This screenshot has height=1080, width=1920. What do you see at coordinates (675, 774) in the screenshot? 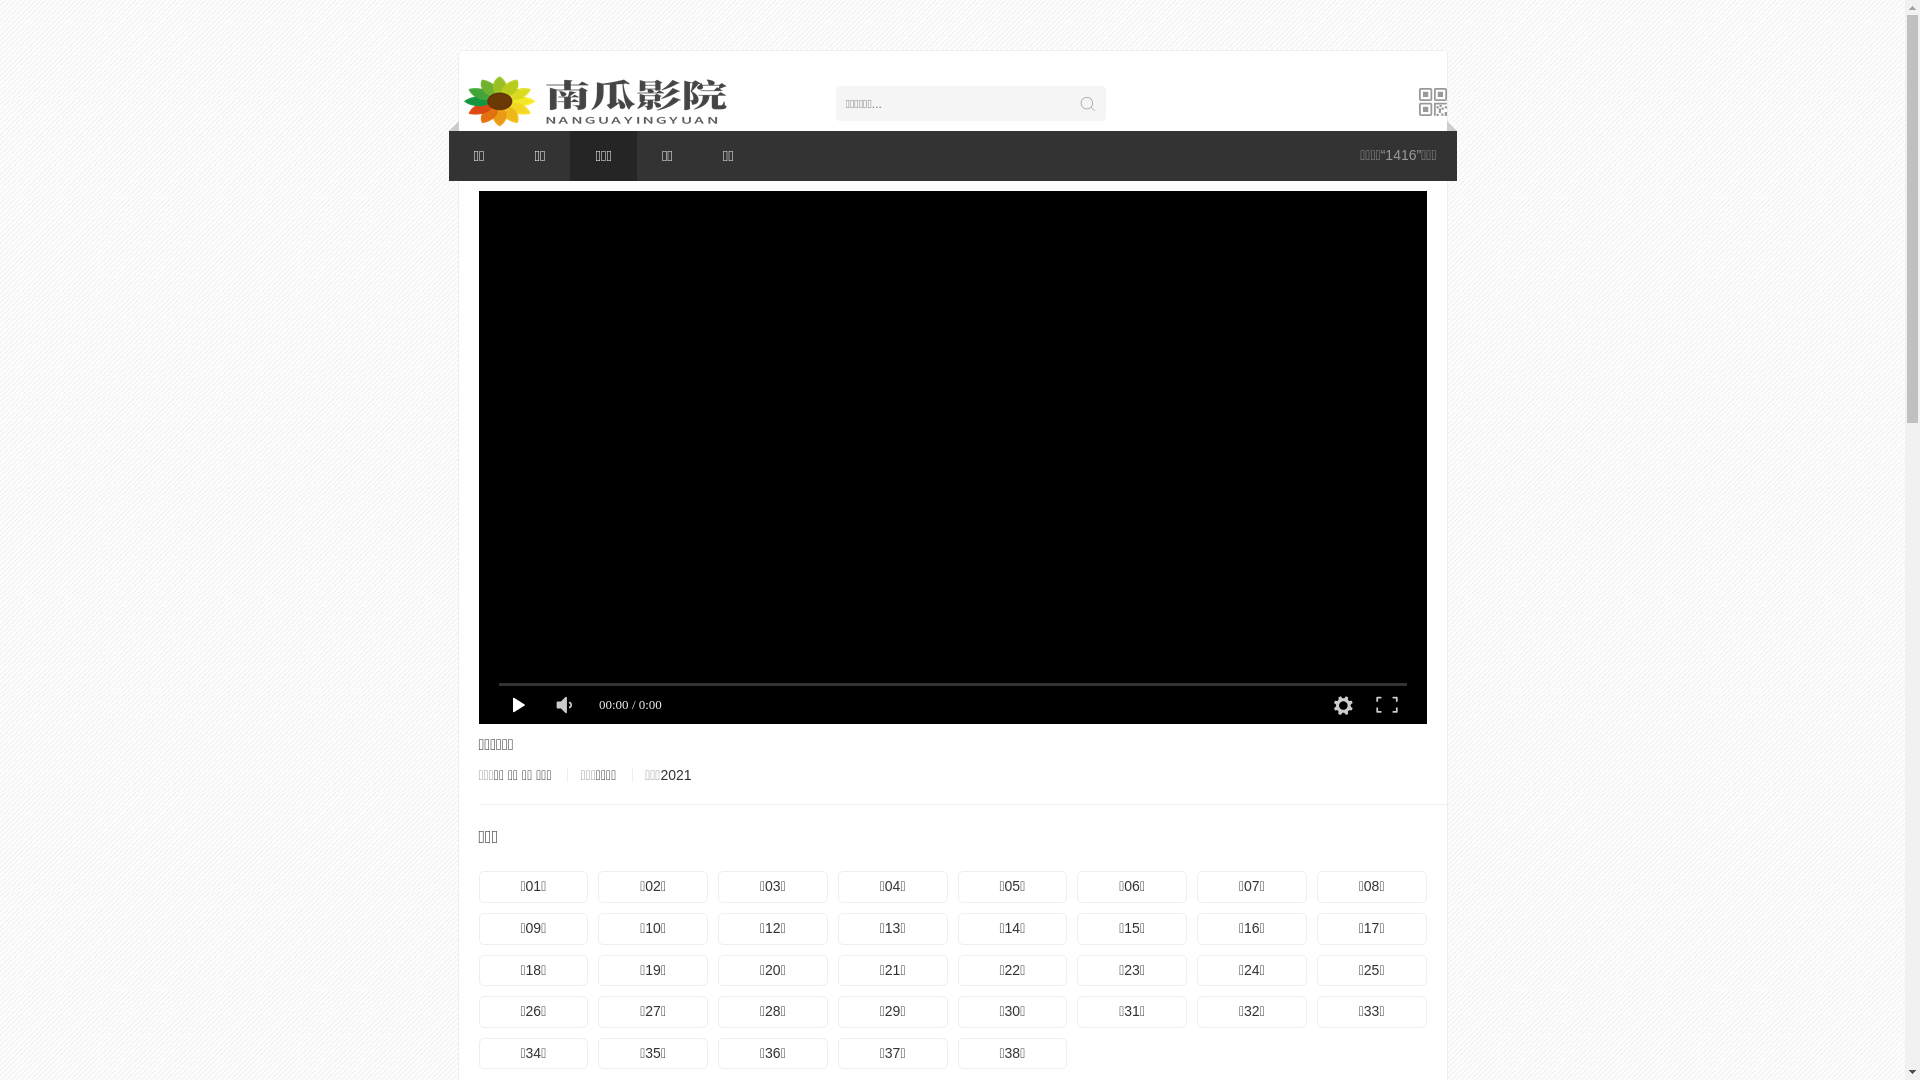
I see `'2021'` at bounding box center [675, 774].